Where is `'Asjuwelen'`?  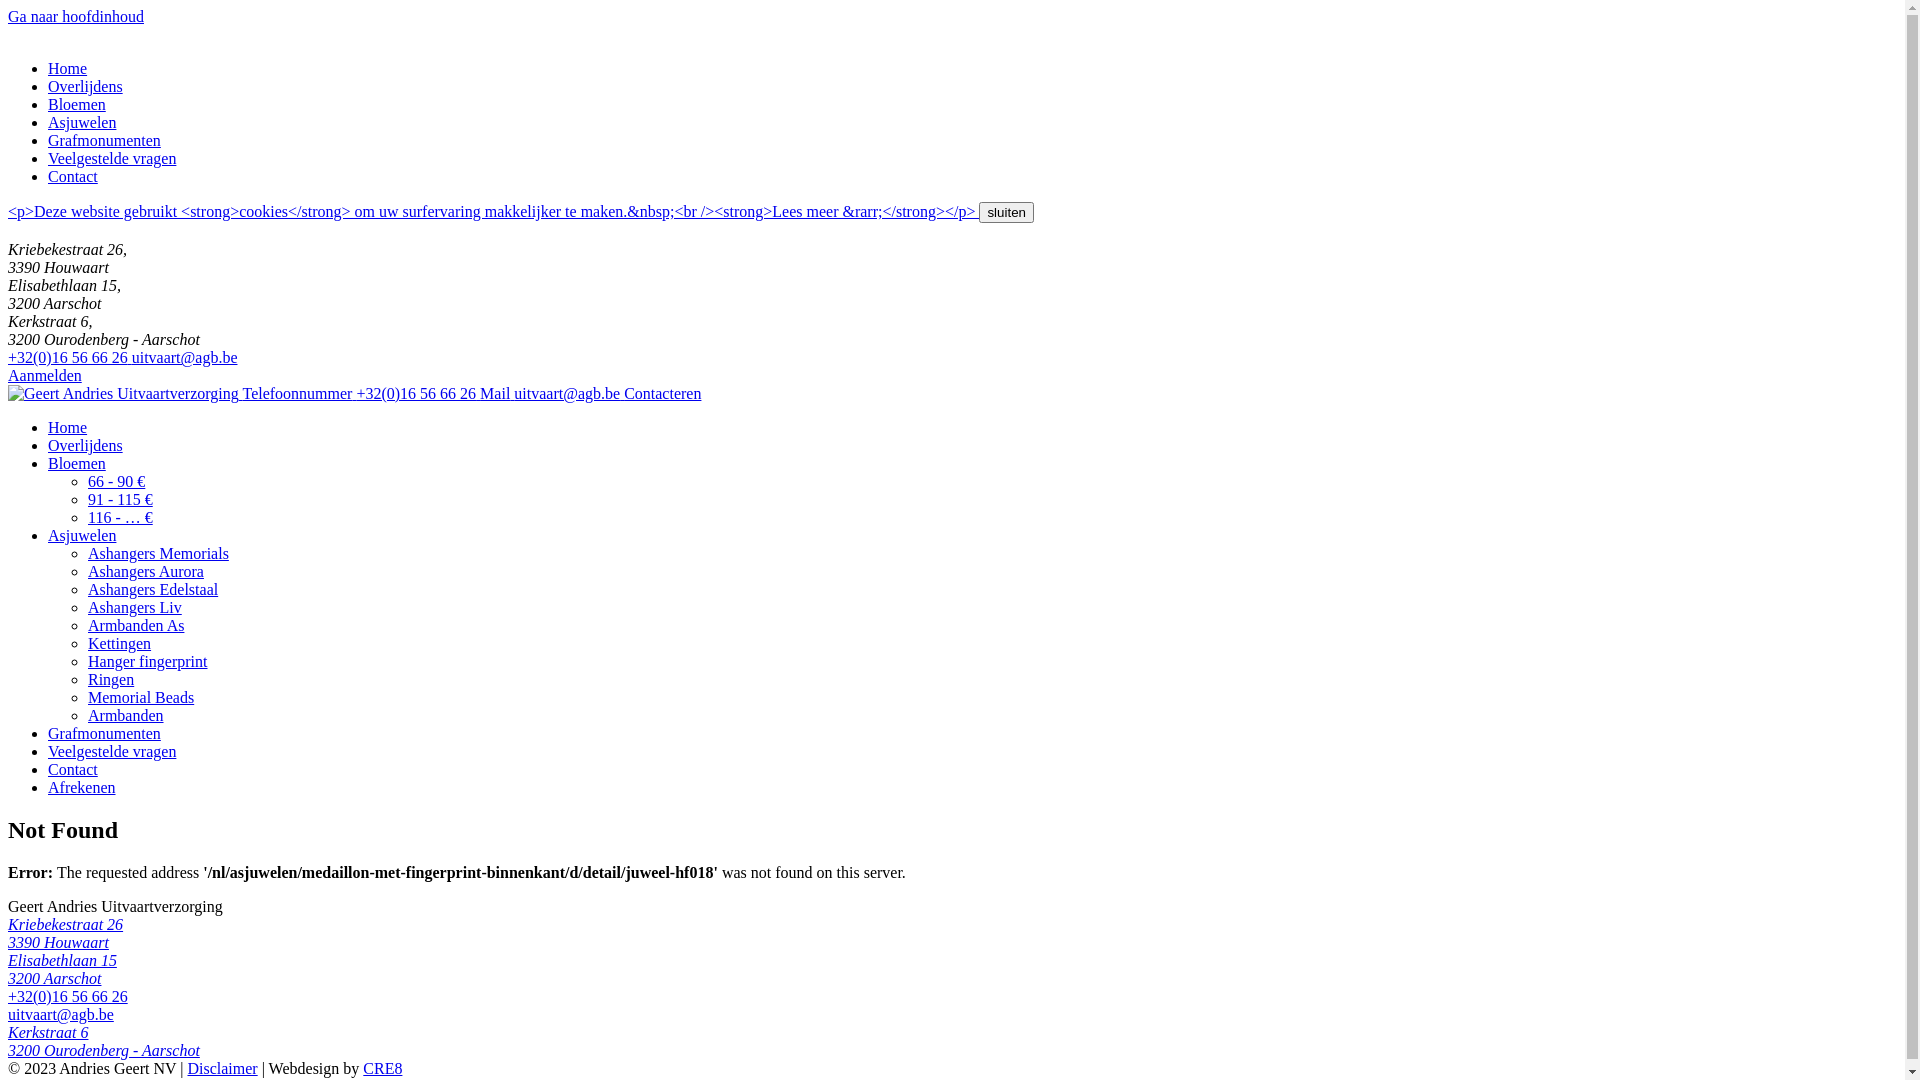 'Asjuwelen' is located at coordinates (48, 122).